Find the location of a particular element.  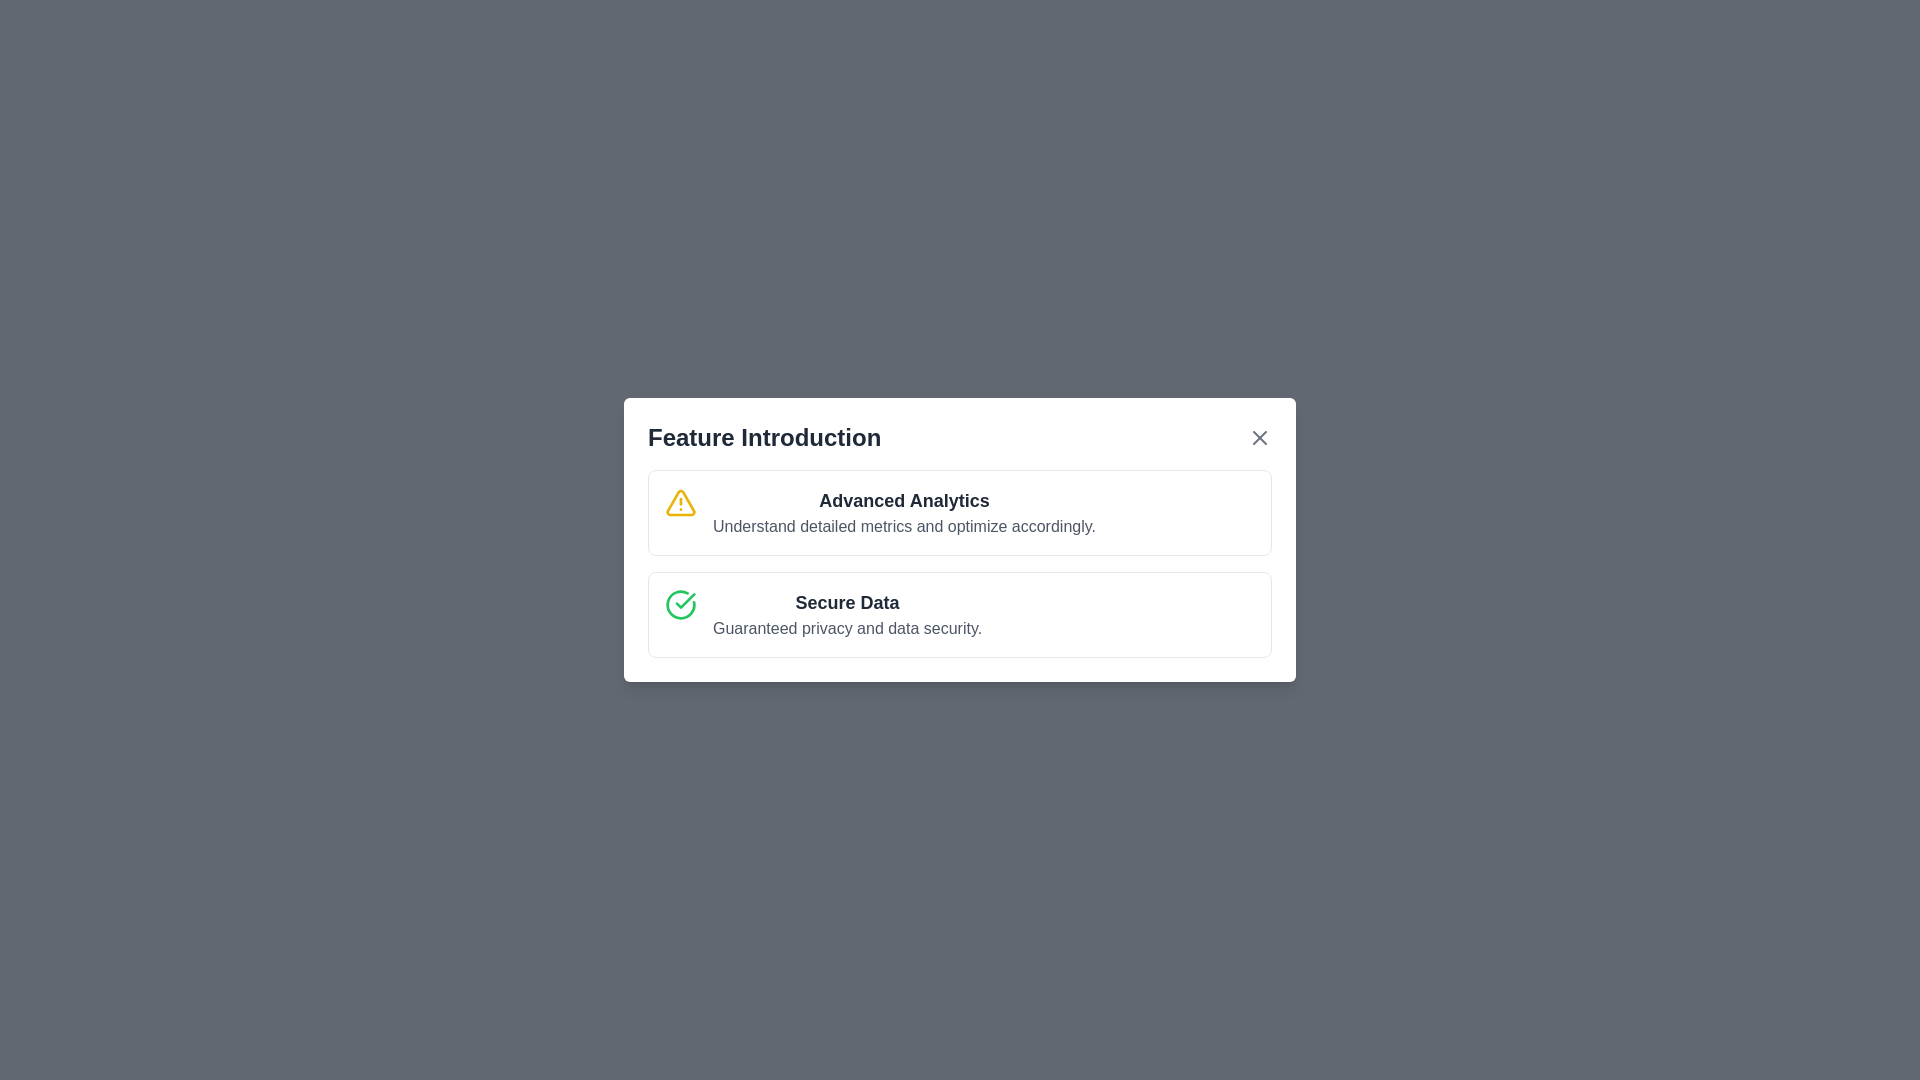

text component styled in grey font that conveys the description 'Understand detailed metrics and optimize accordingly.' It is positioned below the 'Advanced Analytics' heading in the 'Feature Introduction' dialog box is located at coordinates (903, 526).